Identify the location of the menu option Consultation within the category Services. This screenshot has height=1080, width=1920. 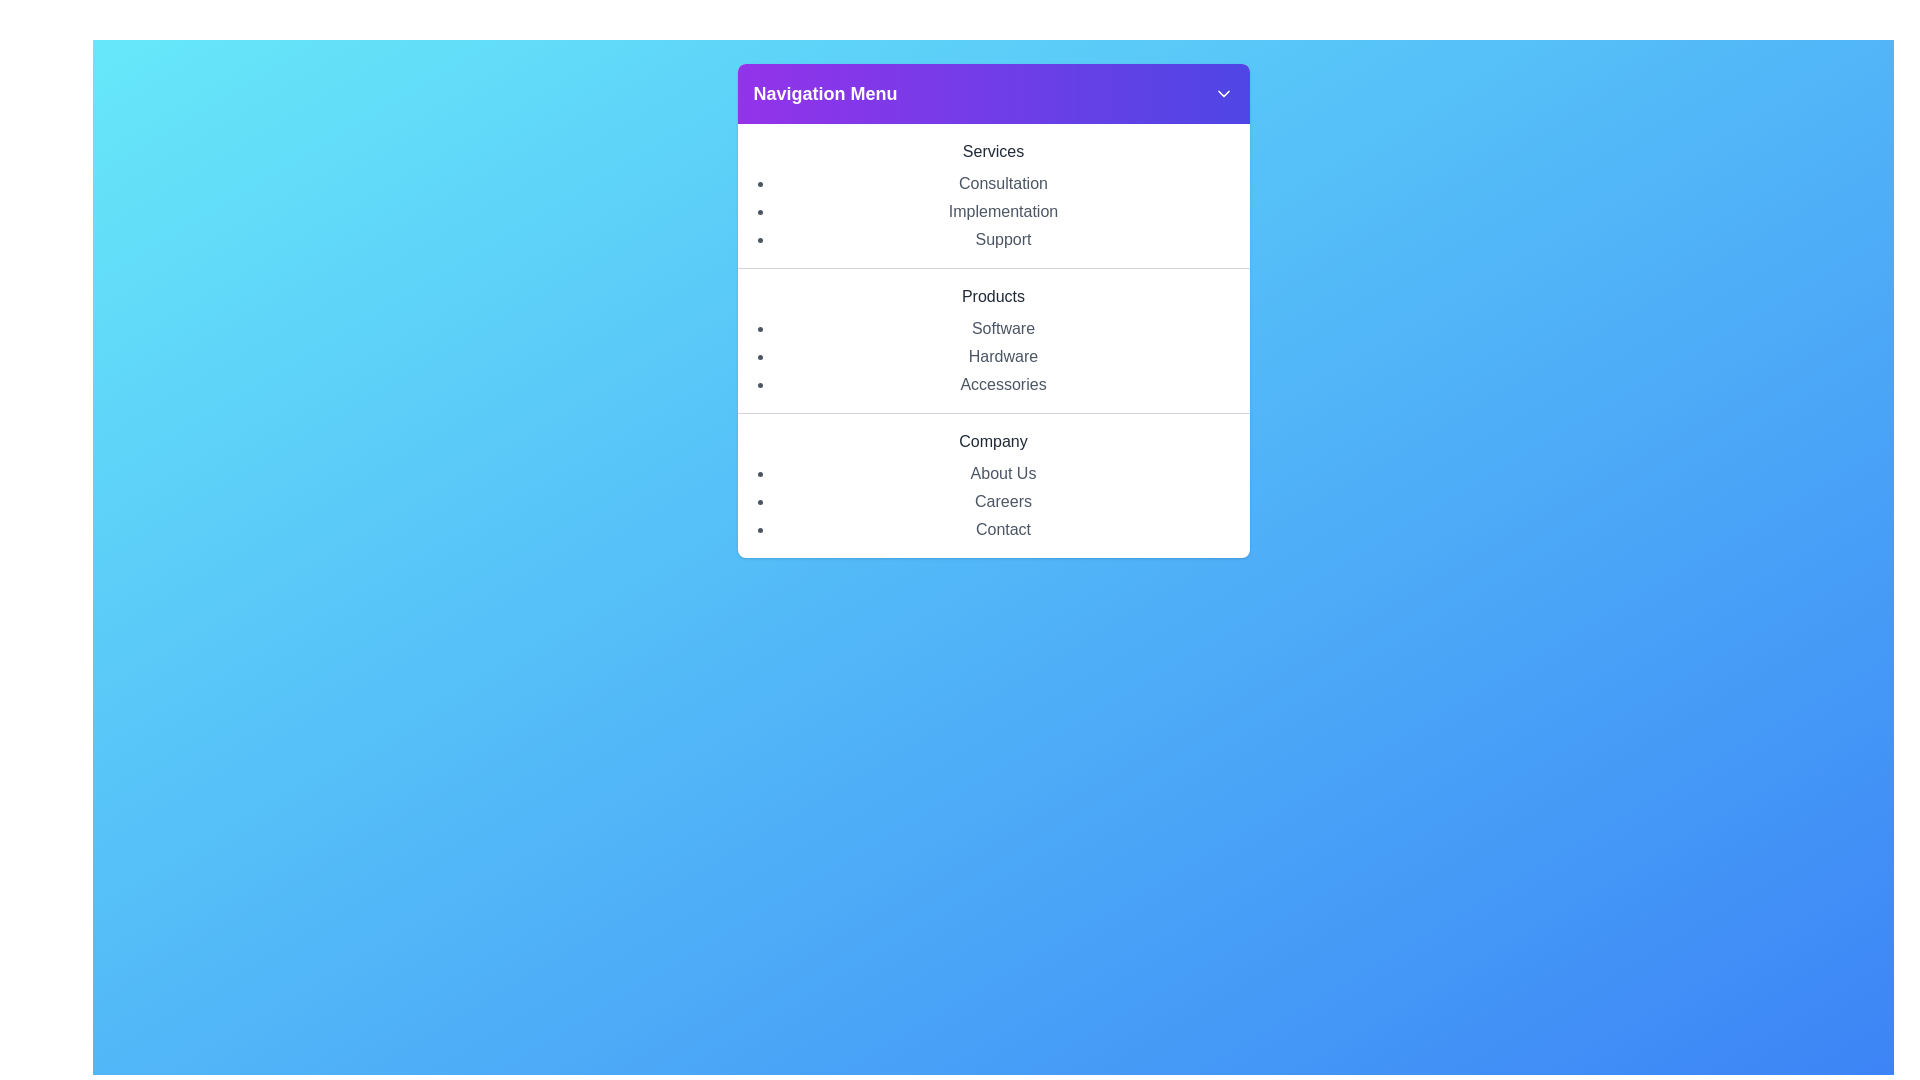
(1003, 184).